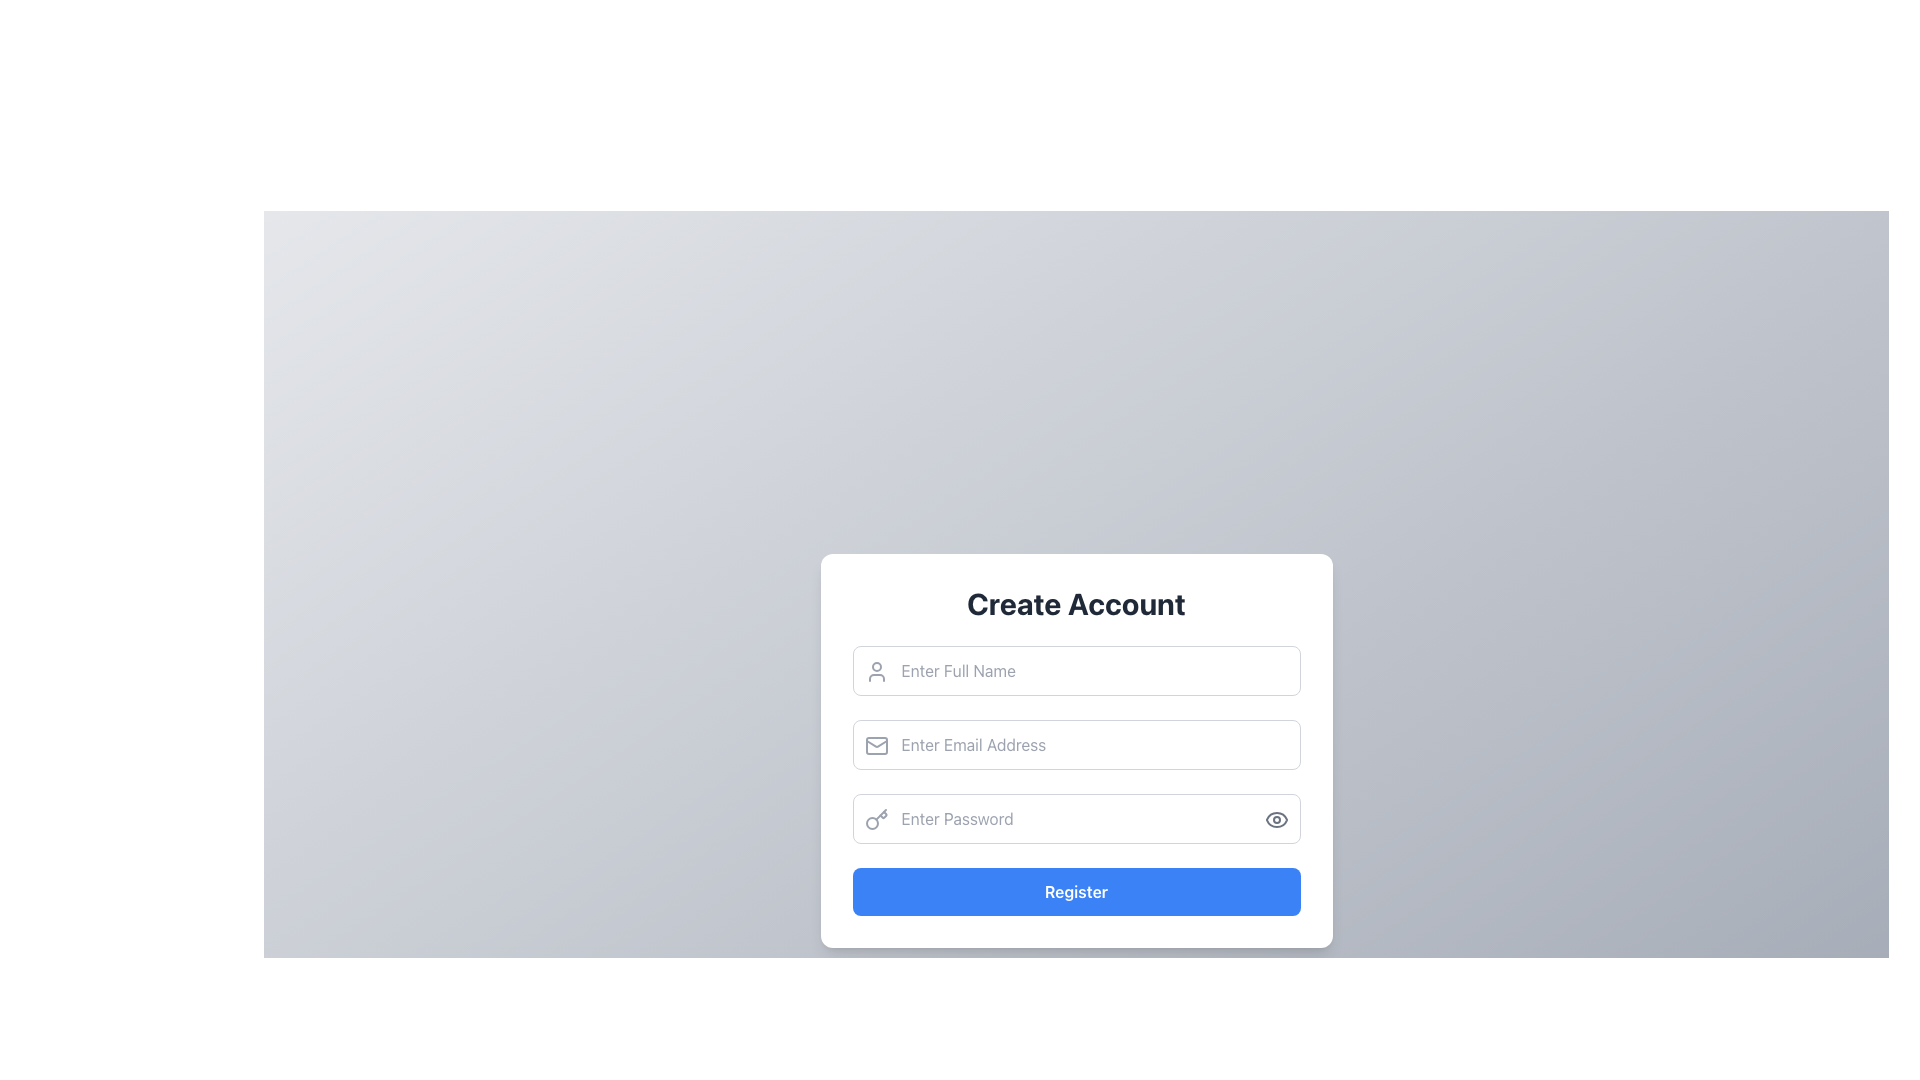 This screenshot has height=1080, width=1920. Describe the element at coordinates (1275, 820) in the screenshot. I see `the graphical eye icon located on the far right of the password input field in the third vertical row` at that location.